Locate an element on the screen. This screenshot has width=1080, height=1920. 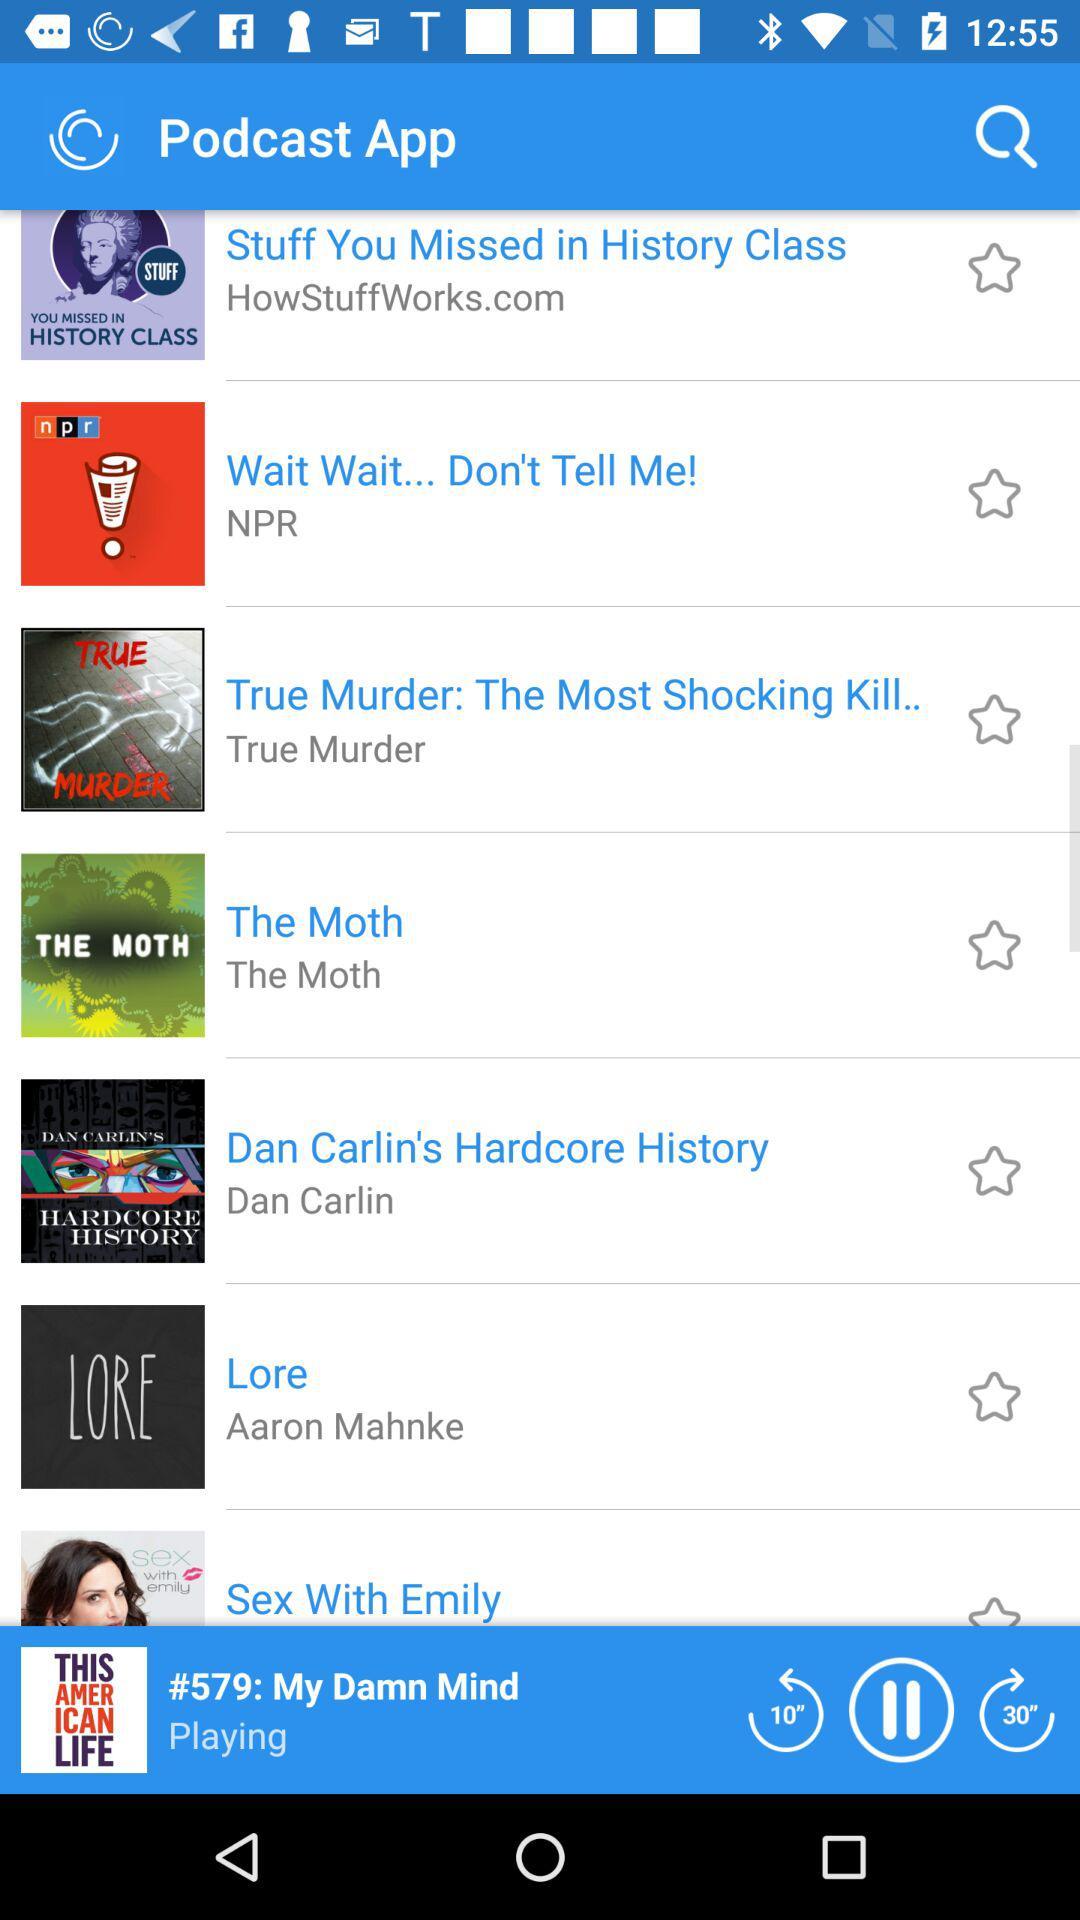
makes favorite item is located at coordinates (994, 1395).